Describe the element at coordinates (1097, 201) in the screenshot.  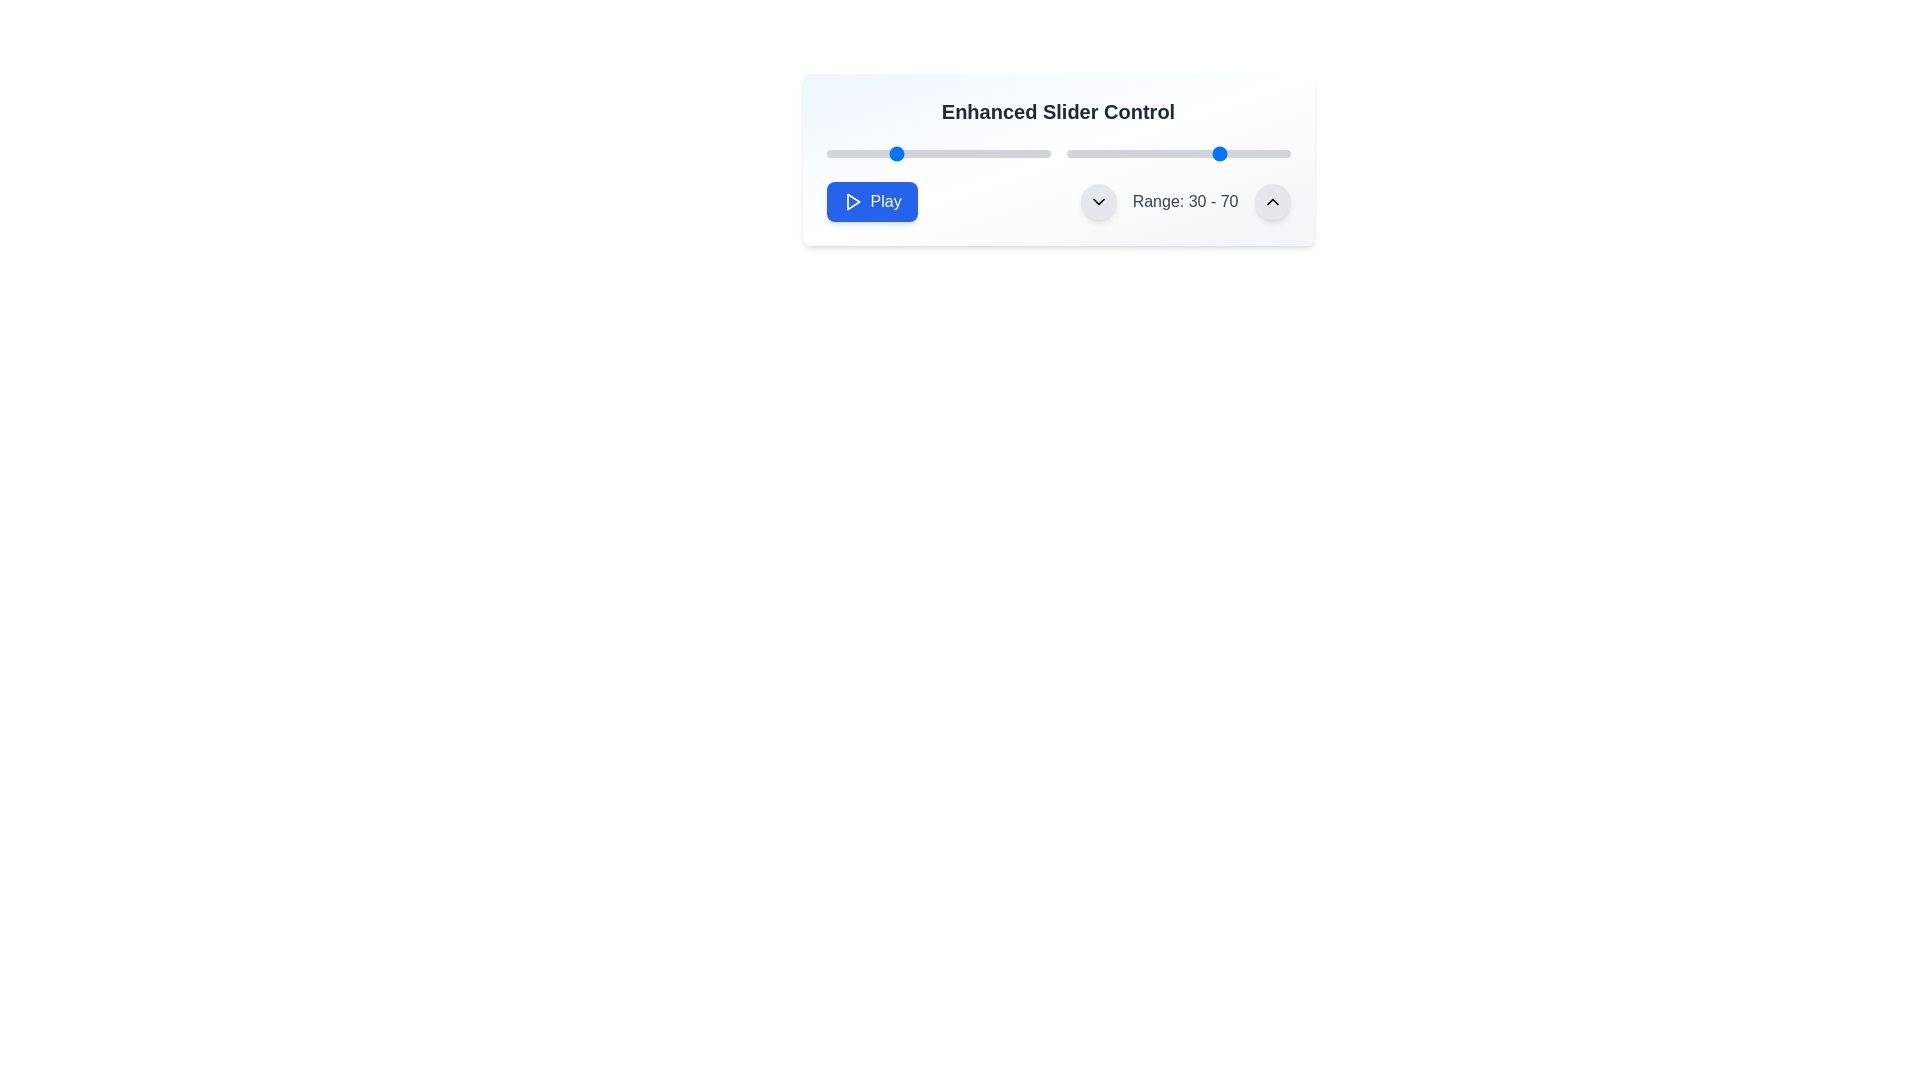
I see `the chevron-down icon located inside the rounded button next to the range text 'Range: 30 - 70'` at that location.